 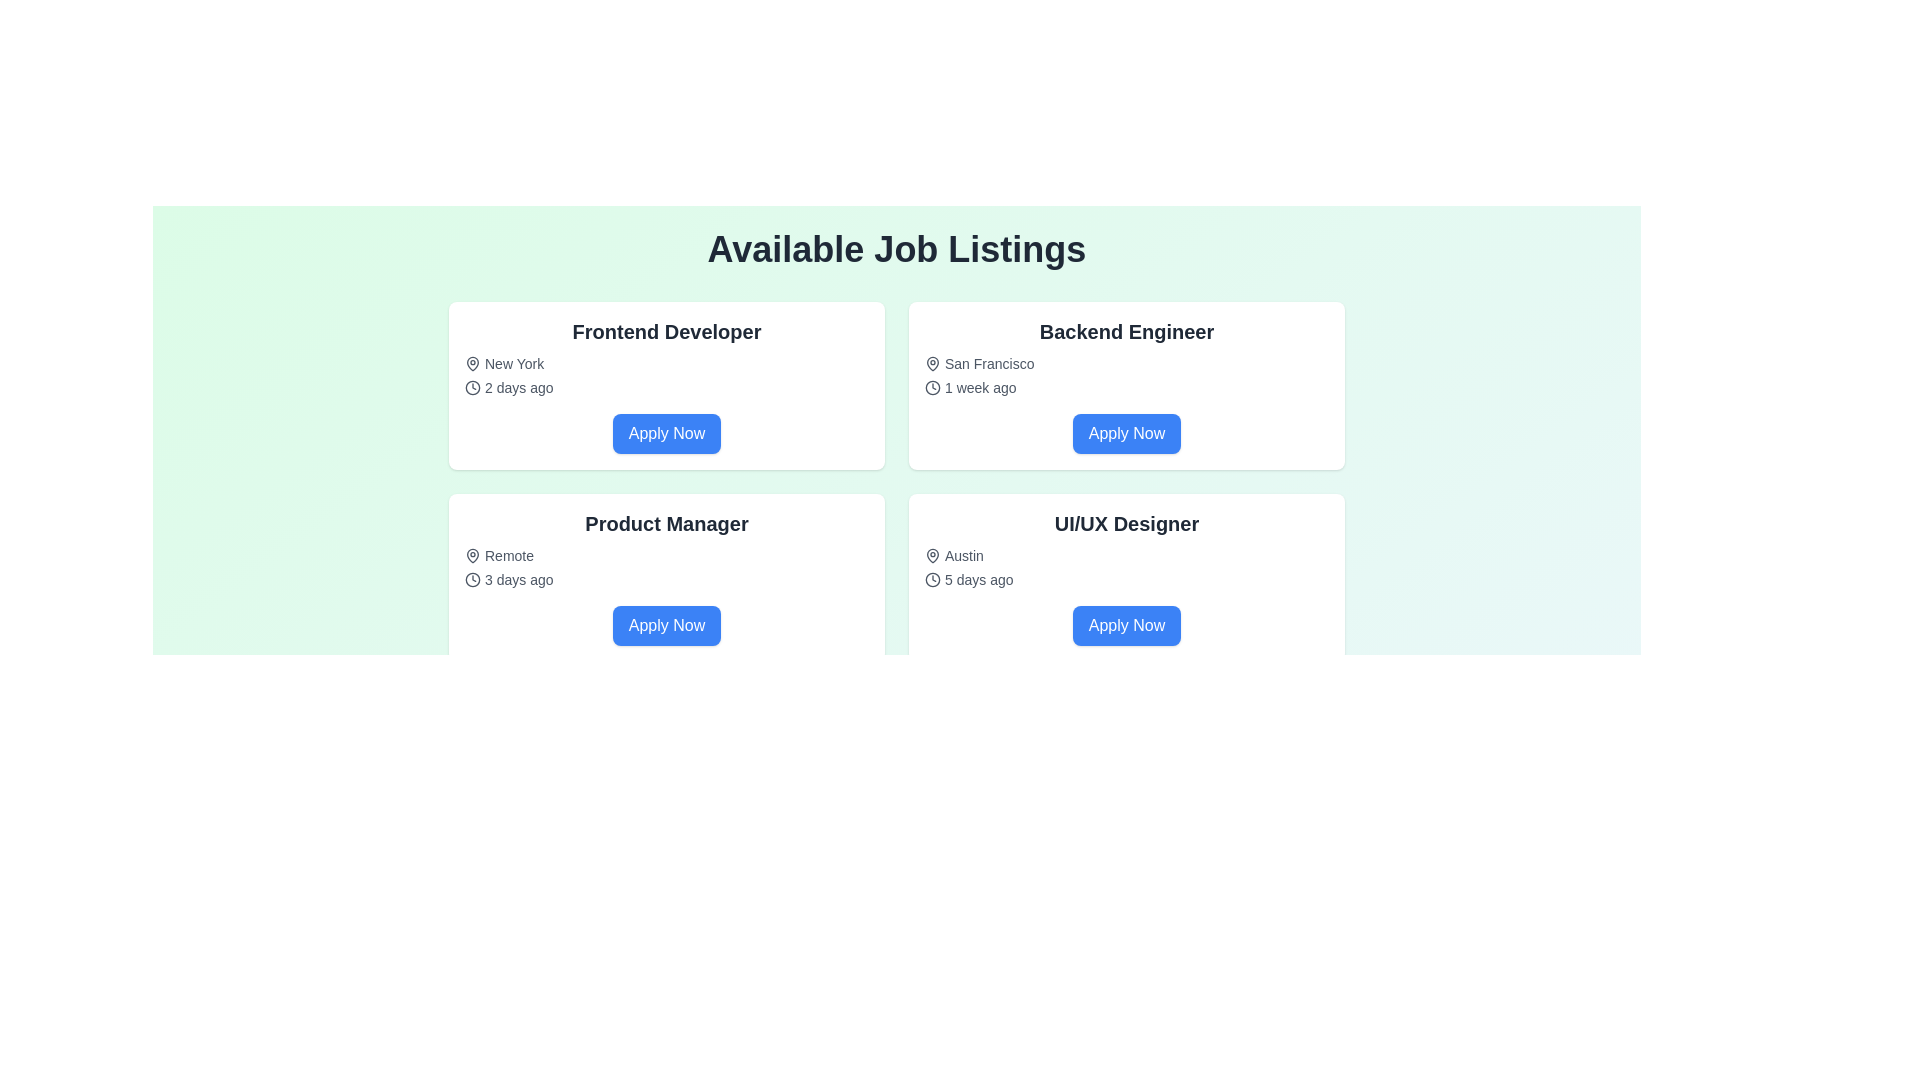 What do you see at coordinates (472, 555) in the screenshot?
I see `the stylized map pin icon located on the left side of the 'Remote' label within the 'Product Manager' job listing card` at bounding box center [472, 555].